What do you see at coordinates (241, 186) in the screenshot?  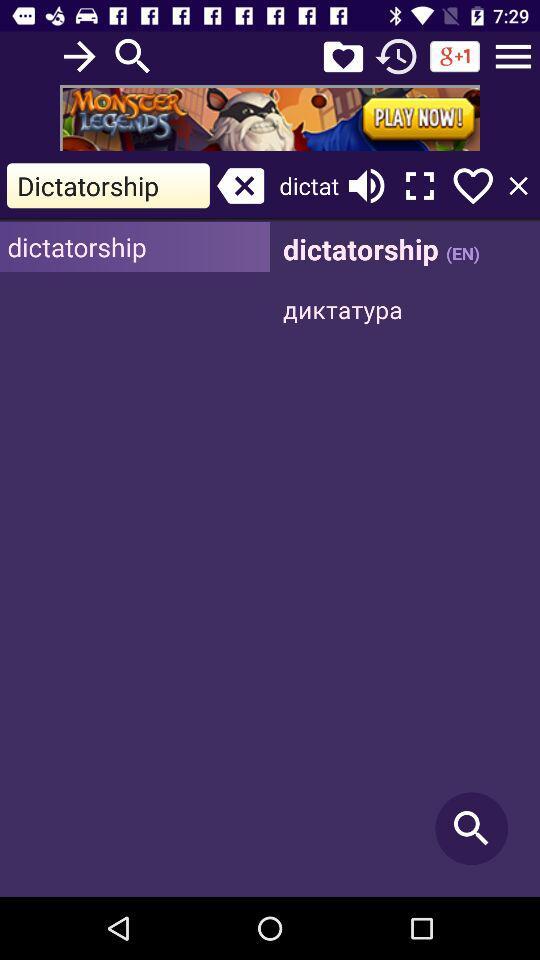 I see `the icon which is left to dictat` at bounding box center [241, 186].